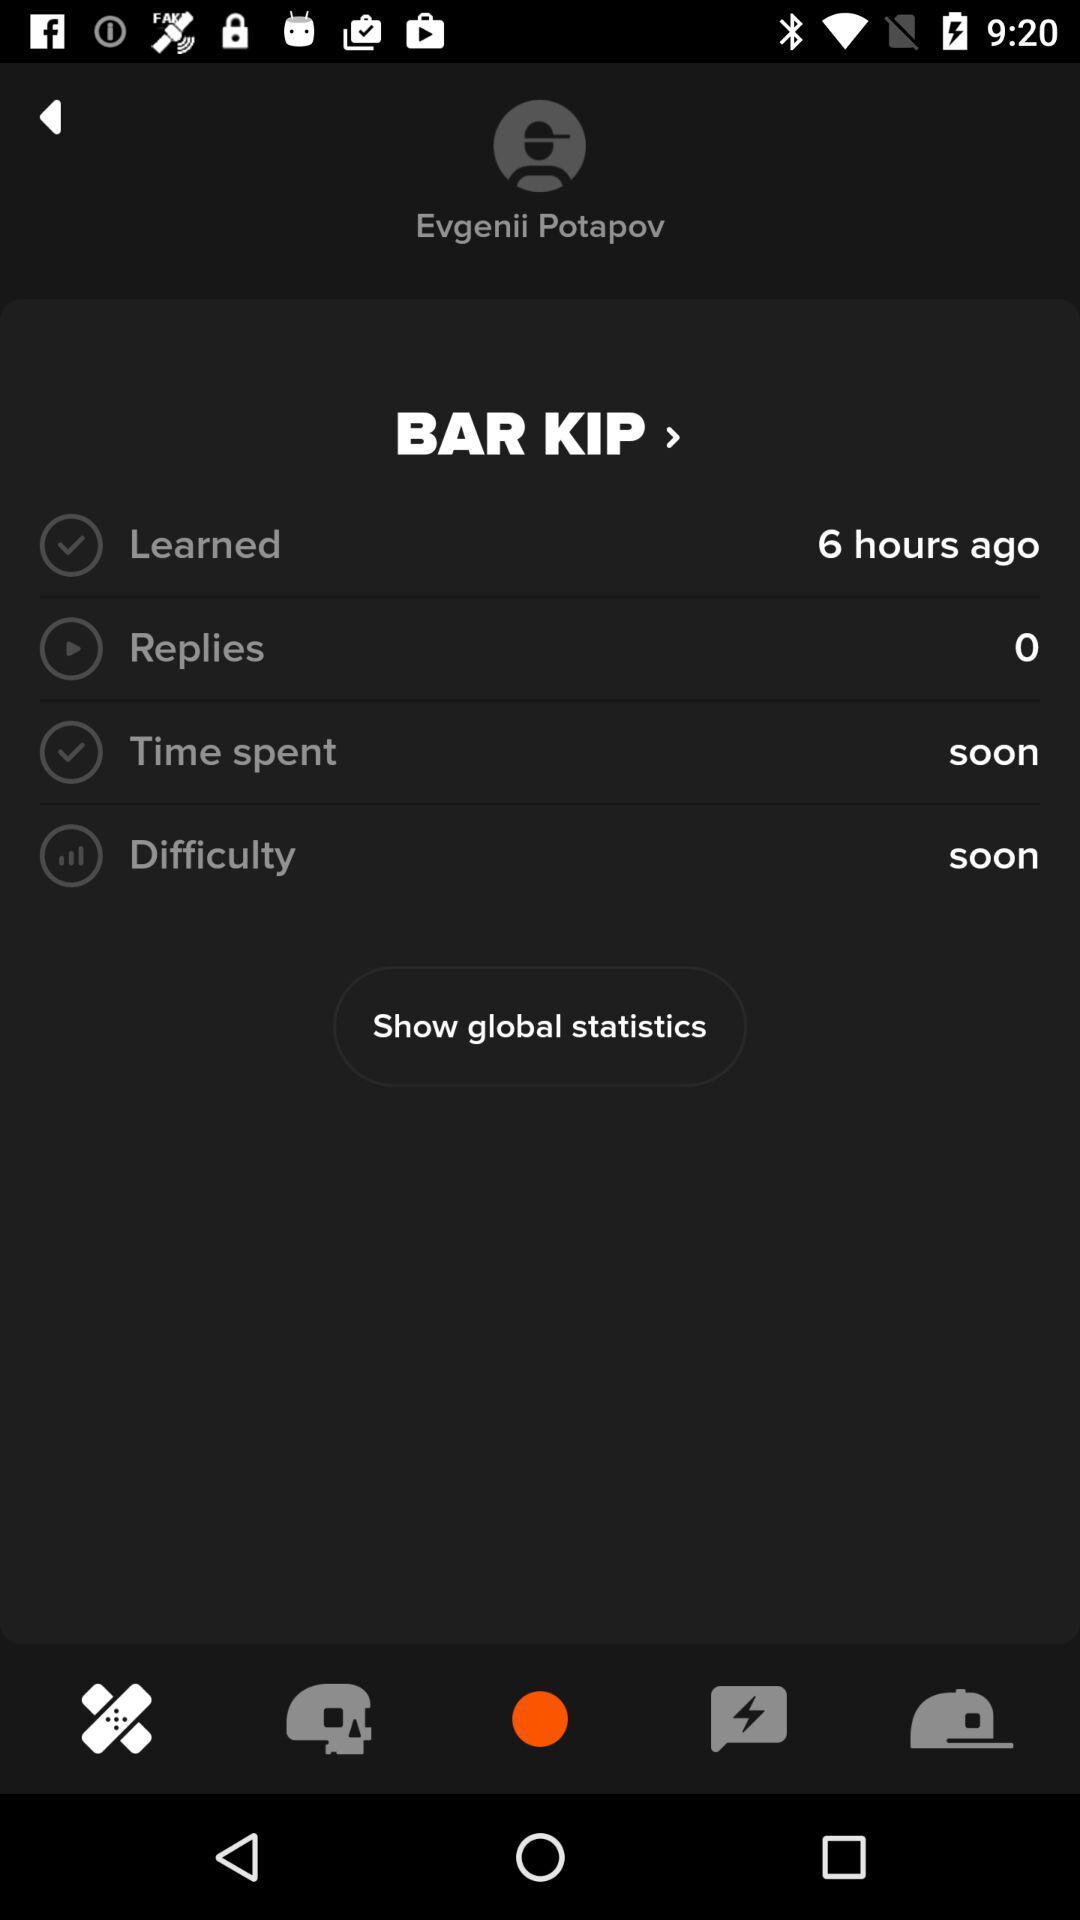 The width and height of the screenshot is (1080, 1920). What do you see at coordinates (49, 115) in the screenshot?
I see `the arrow_backward icon` at bounding box center [49, 115].